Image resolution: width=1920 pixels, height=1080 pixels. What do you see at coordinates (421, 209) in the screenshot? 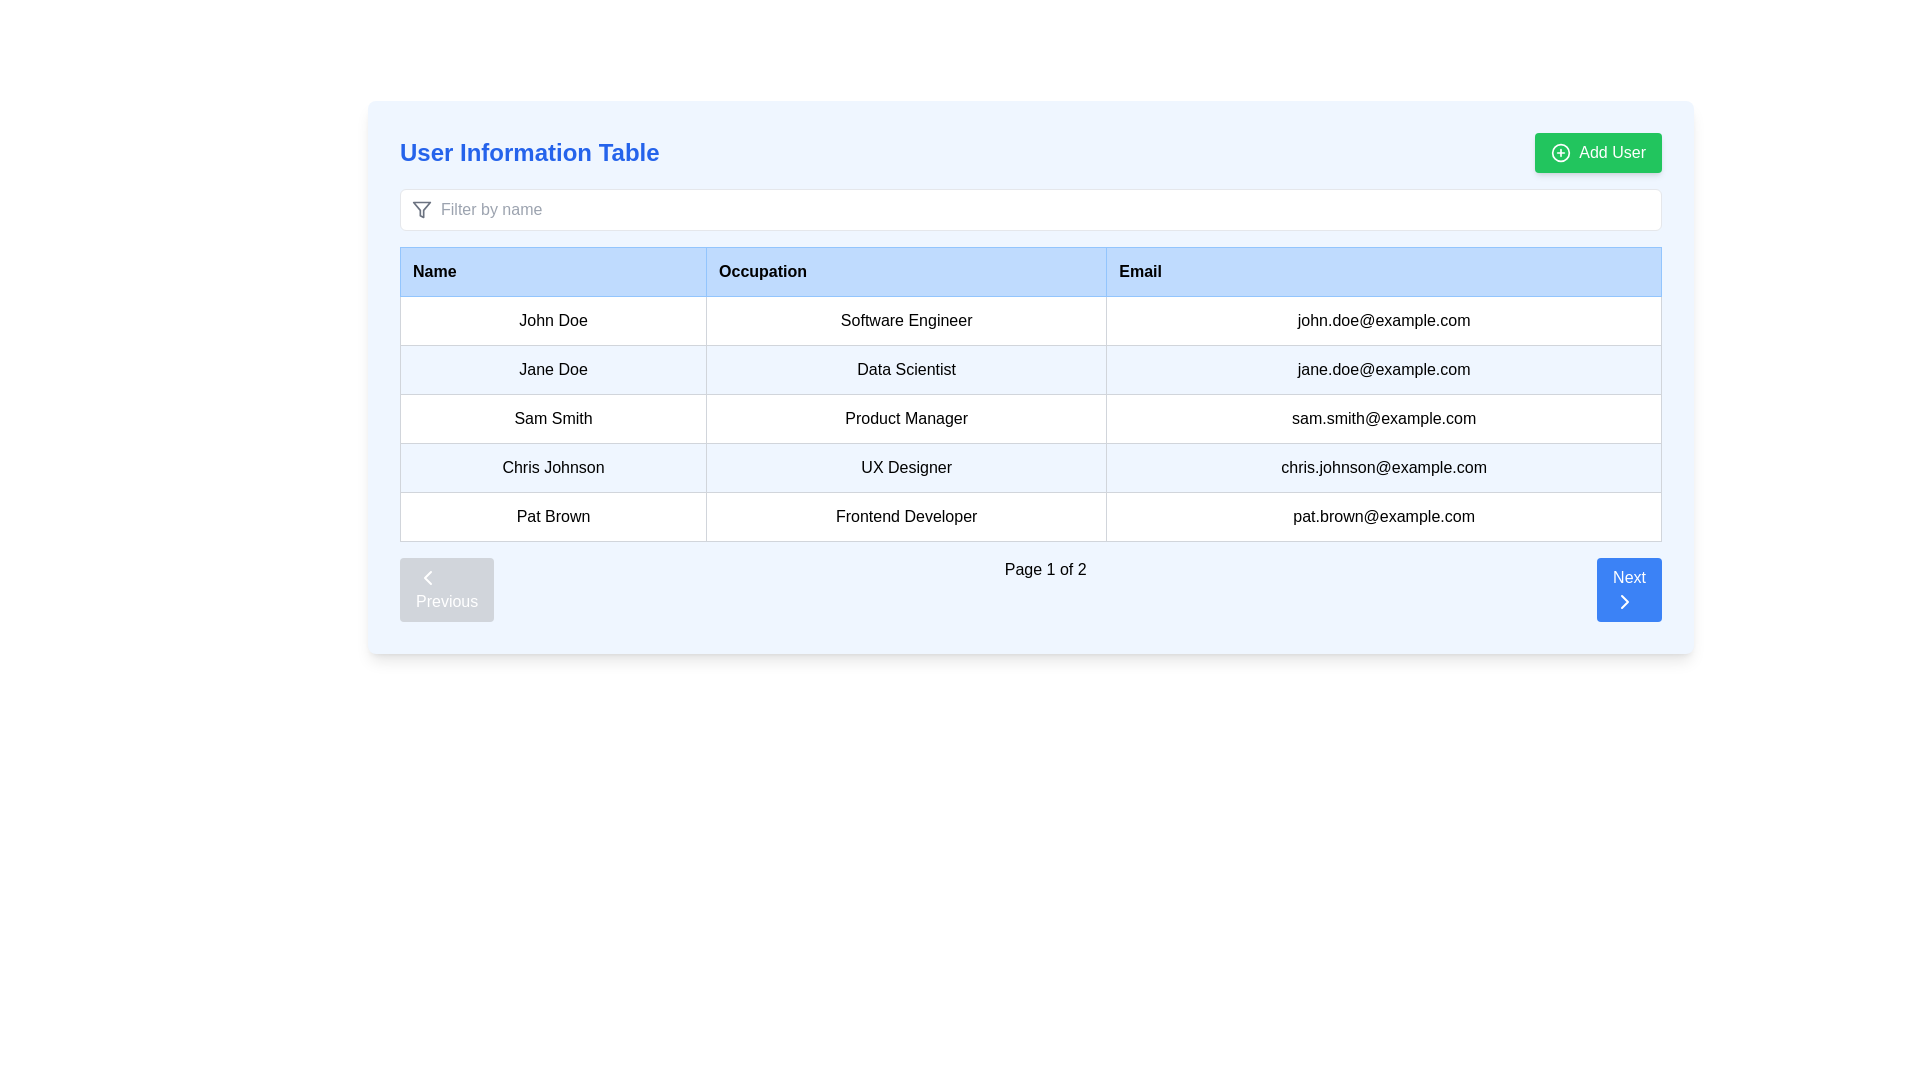
I see `the filter icon located to the left of the 'Filter by name' input box` at bounding box center [421, 209].